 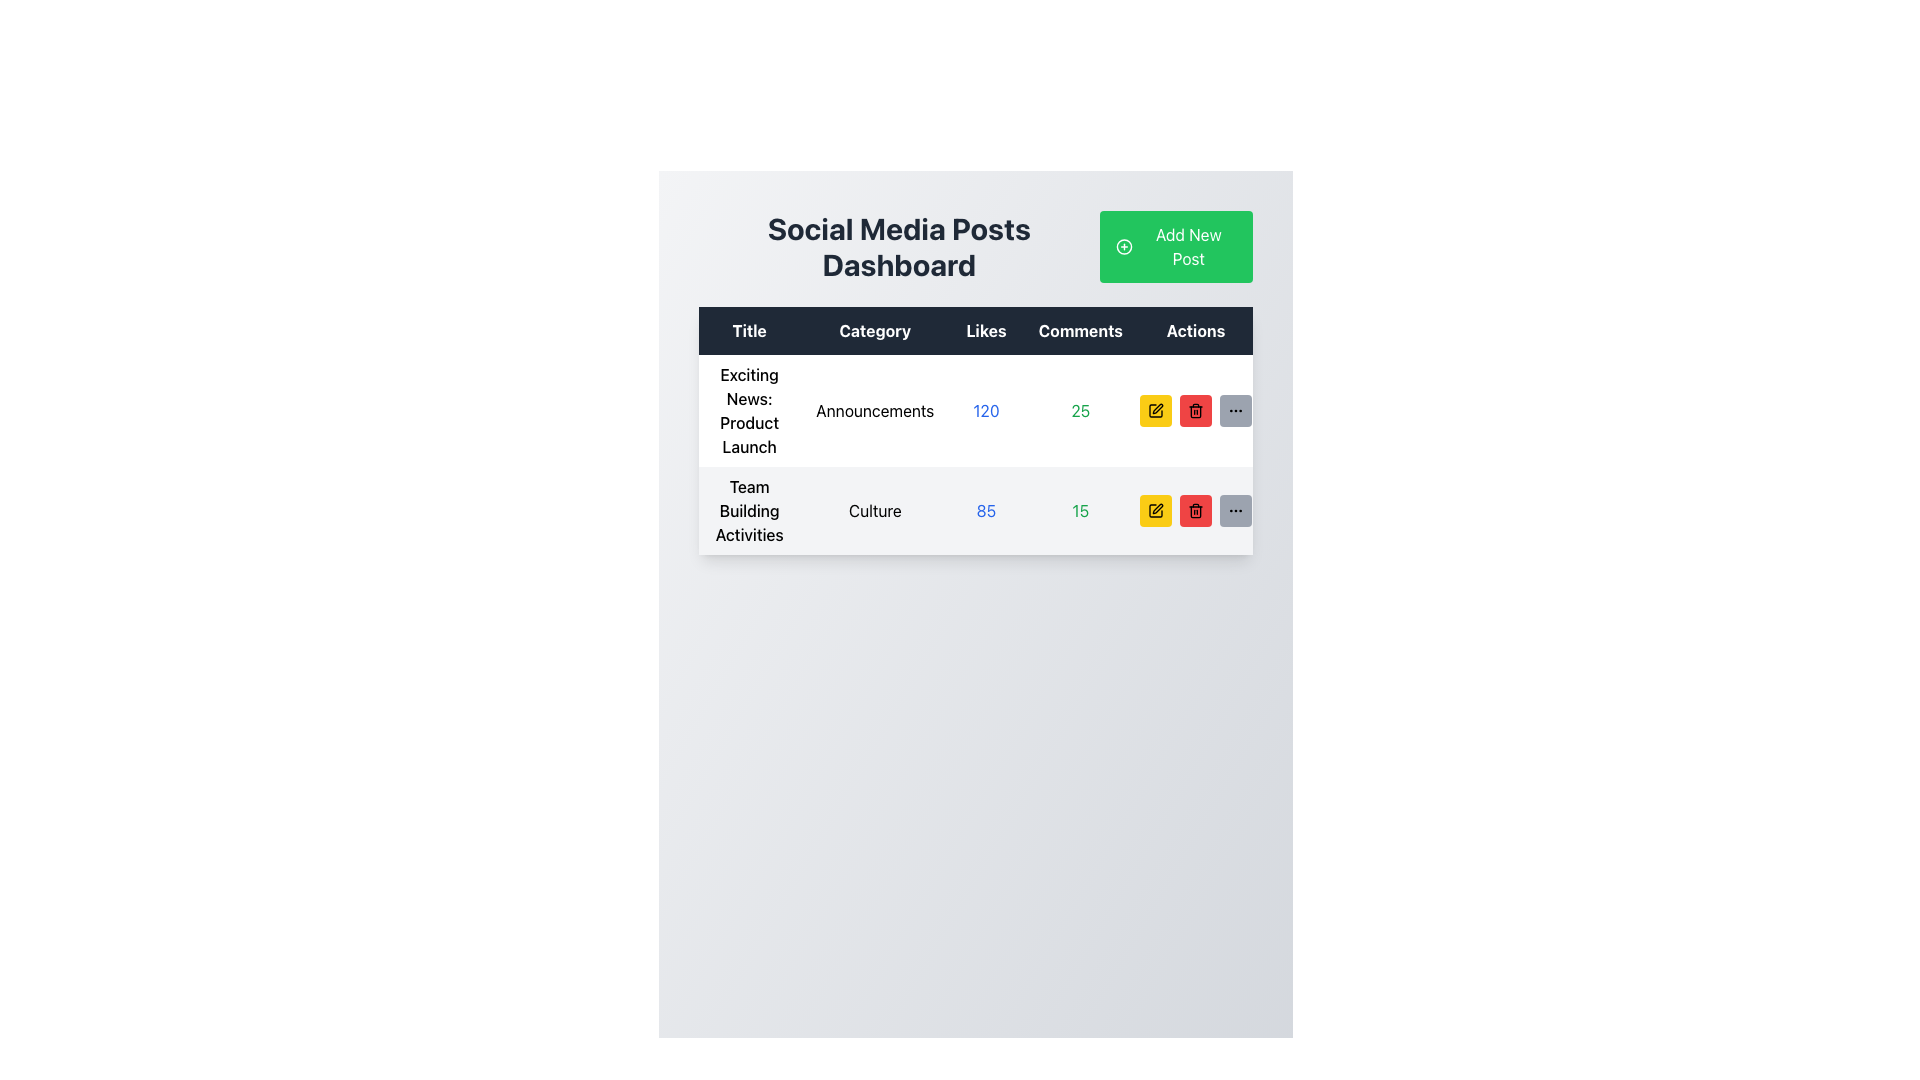 What do you see at coordinates (875, 330) in the screenshot?
I see `the 'Category' text label, which is the second column header in the table layout, styled in white text on a dark background` at bounding box center [875, 330].